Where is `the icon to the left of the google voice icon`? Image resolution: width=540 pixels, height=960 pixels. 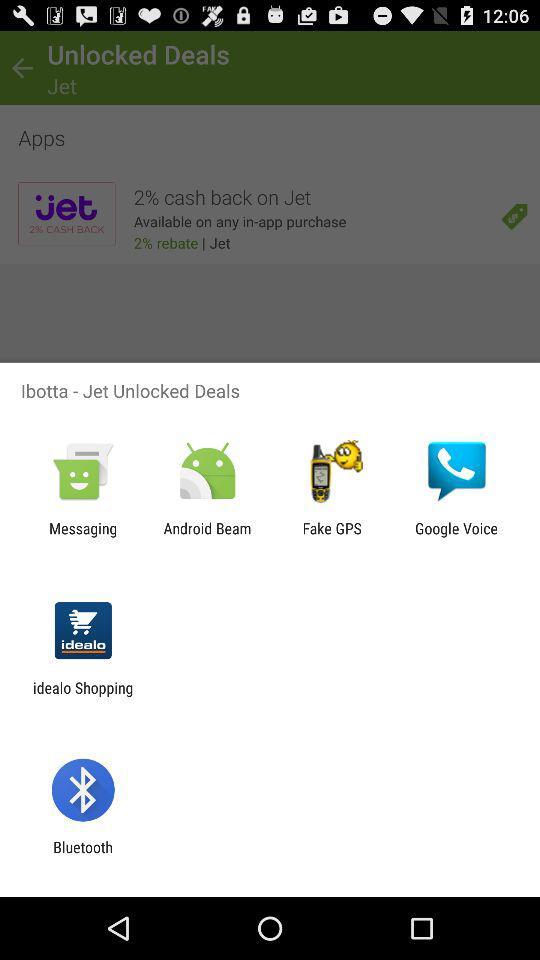 the icon to the left of the google voice icon is located at coordinates (332, 536).